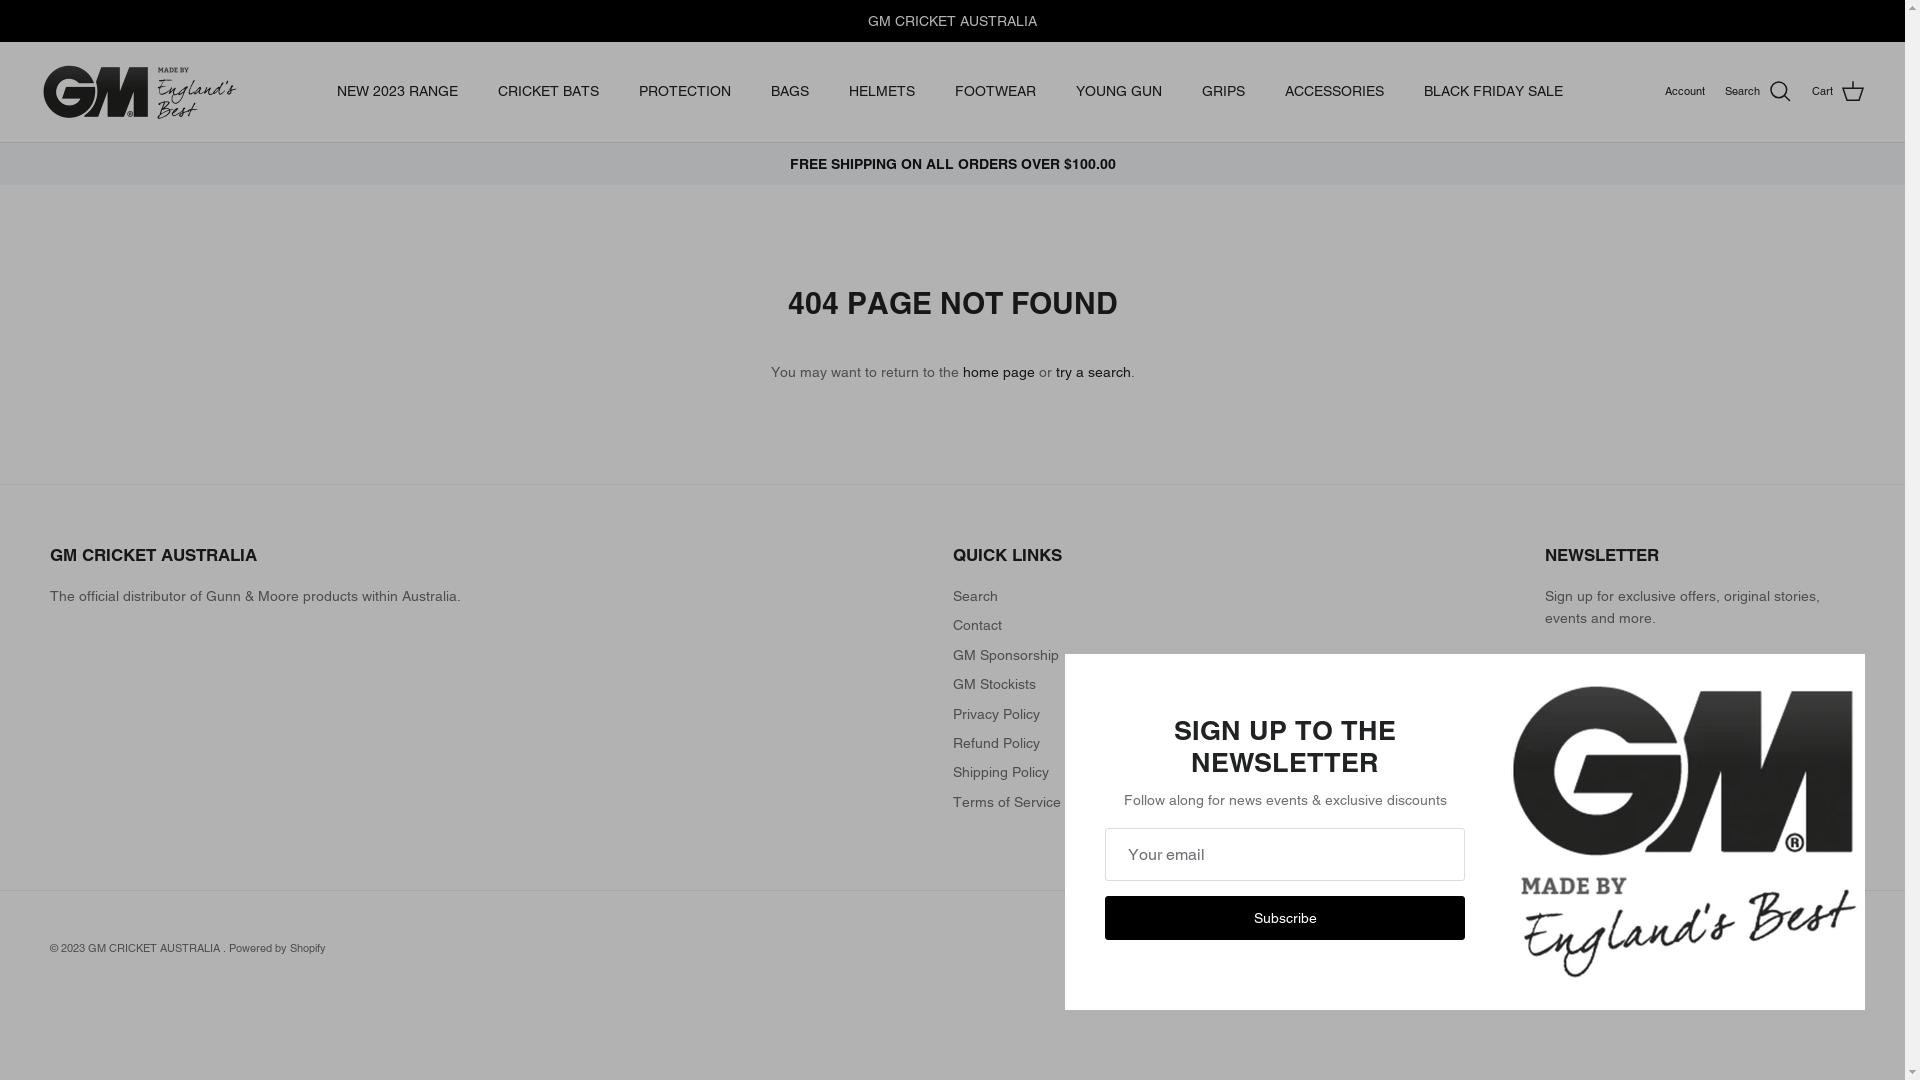 The image size is (1920, 1080). Describe the element at coordinates (276, 947) in the screenshot. I see `'Powered by Shopify'` at that location.